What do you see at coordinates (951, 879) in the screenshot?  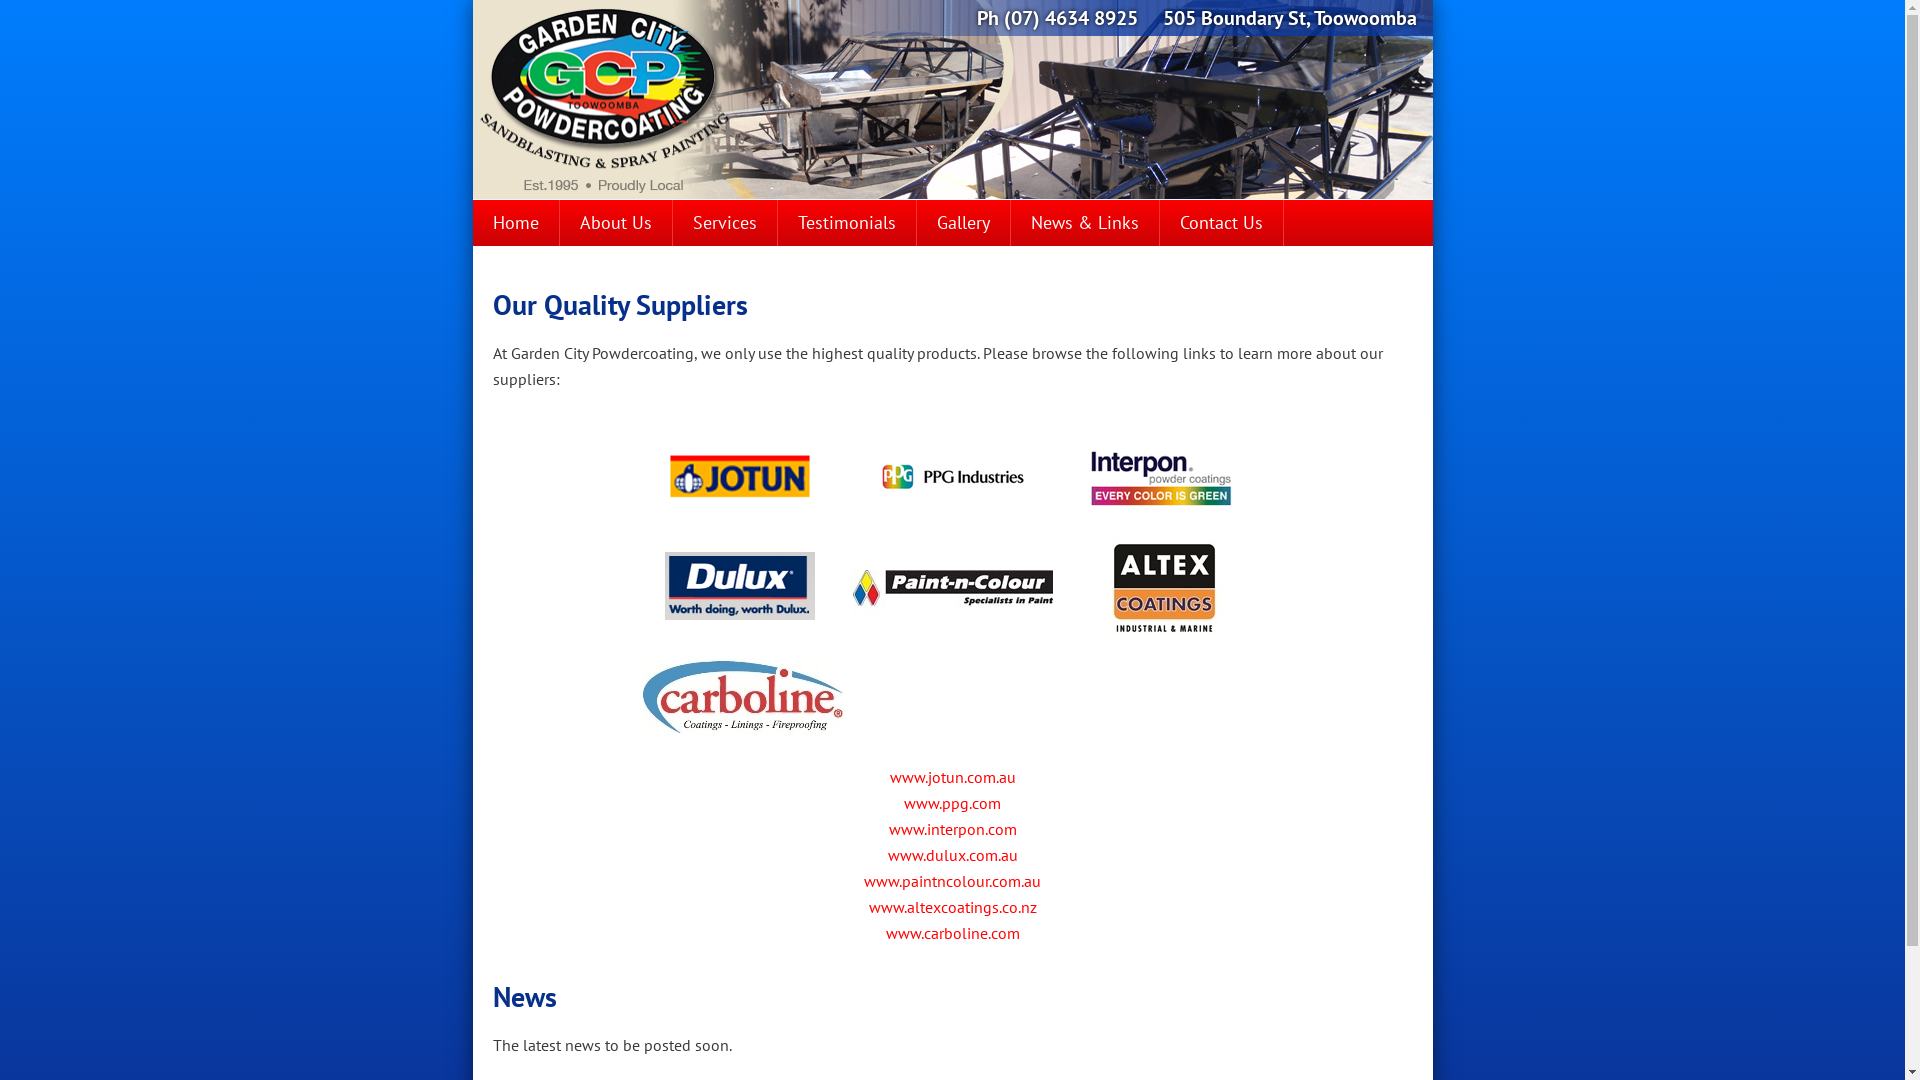 I see `'www.paintncolour.com.au'` at bounding box center [951, 879].